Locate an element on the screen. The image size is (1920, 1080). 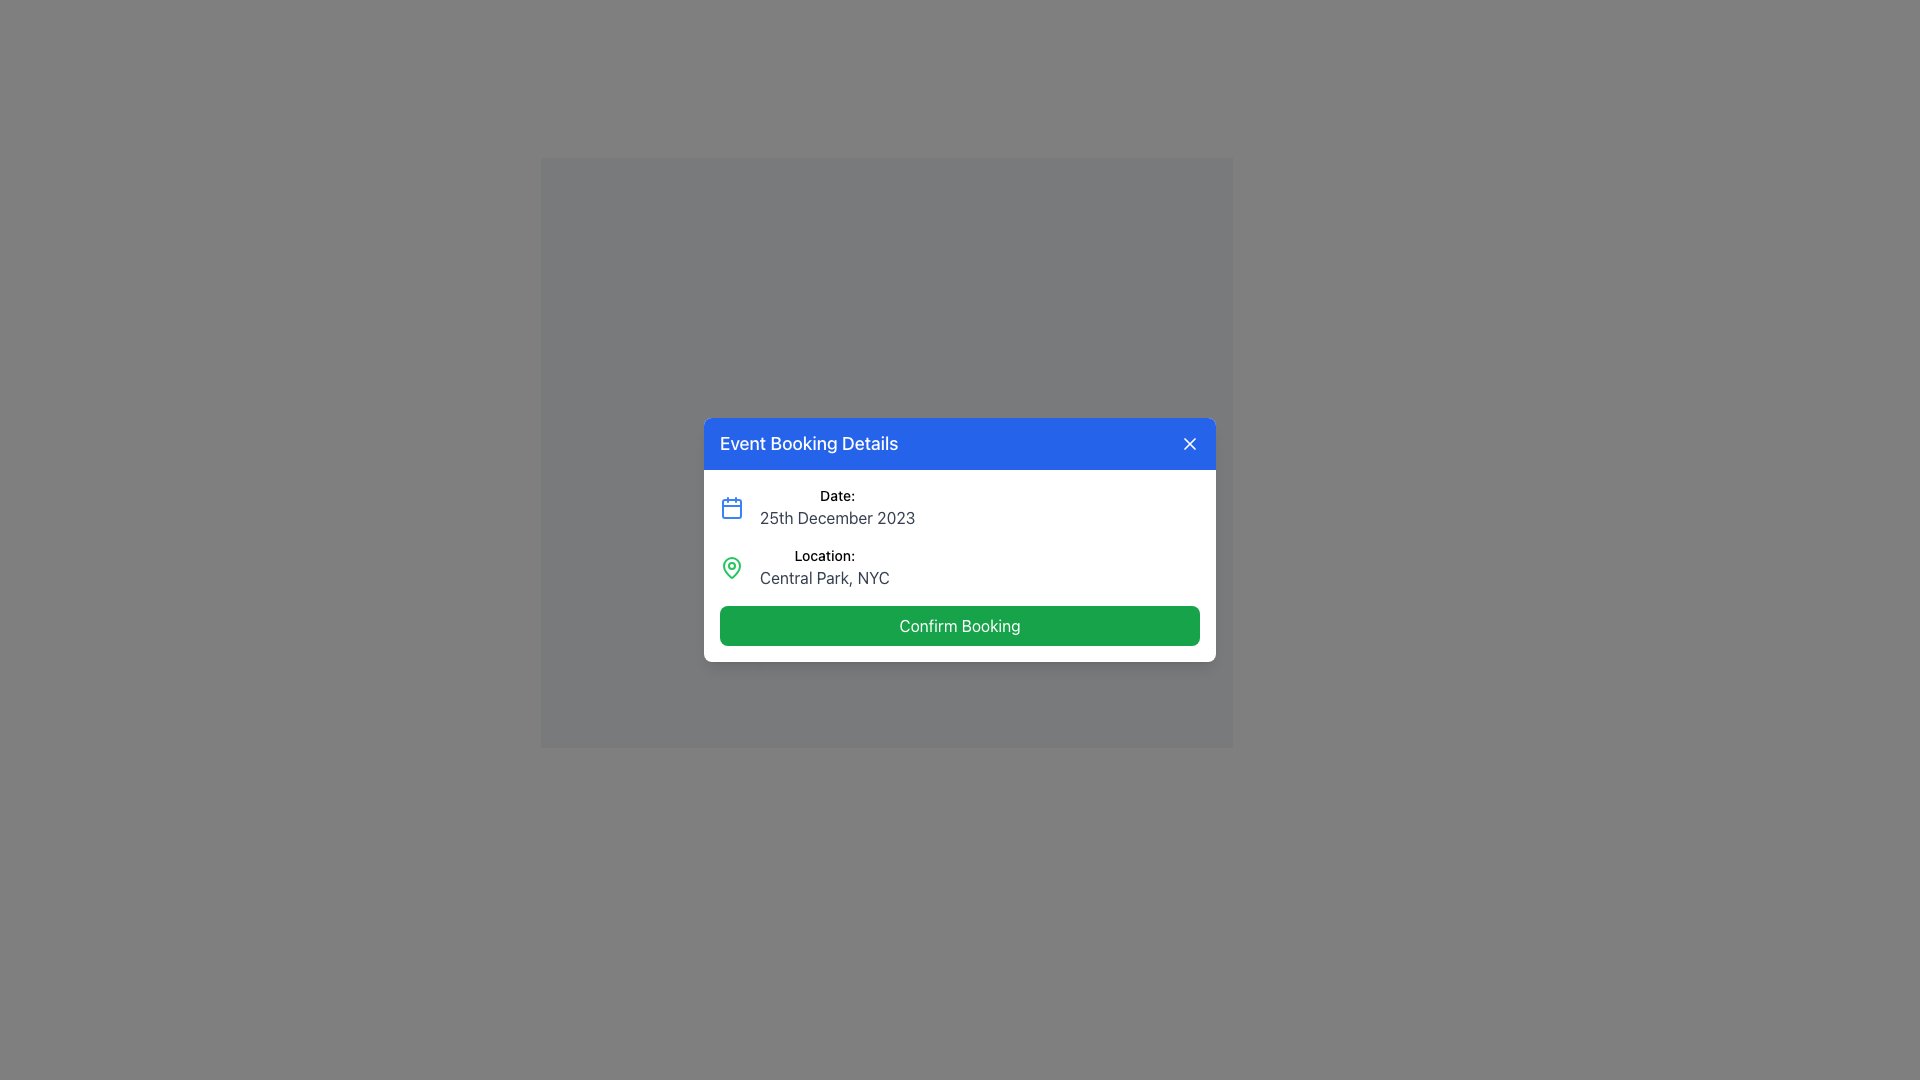
map pin icon element, which is part of the Event Booking Details dialog, characterized by a green outline and rounded pin shape, located next to the 'Location' label is located at coordinates (730, 567).